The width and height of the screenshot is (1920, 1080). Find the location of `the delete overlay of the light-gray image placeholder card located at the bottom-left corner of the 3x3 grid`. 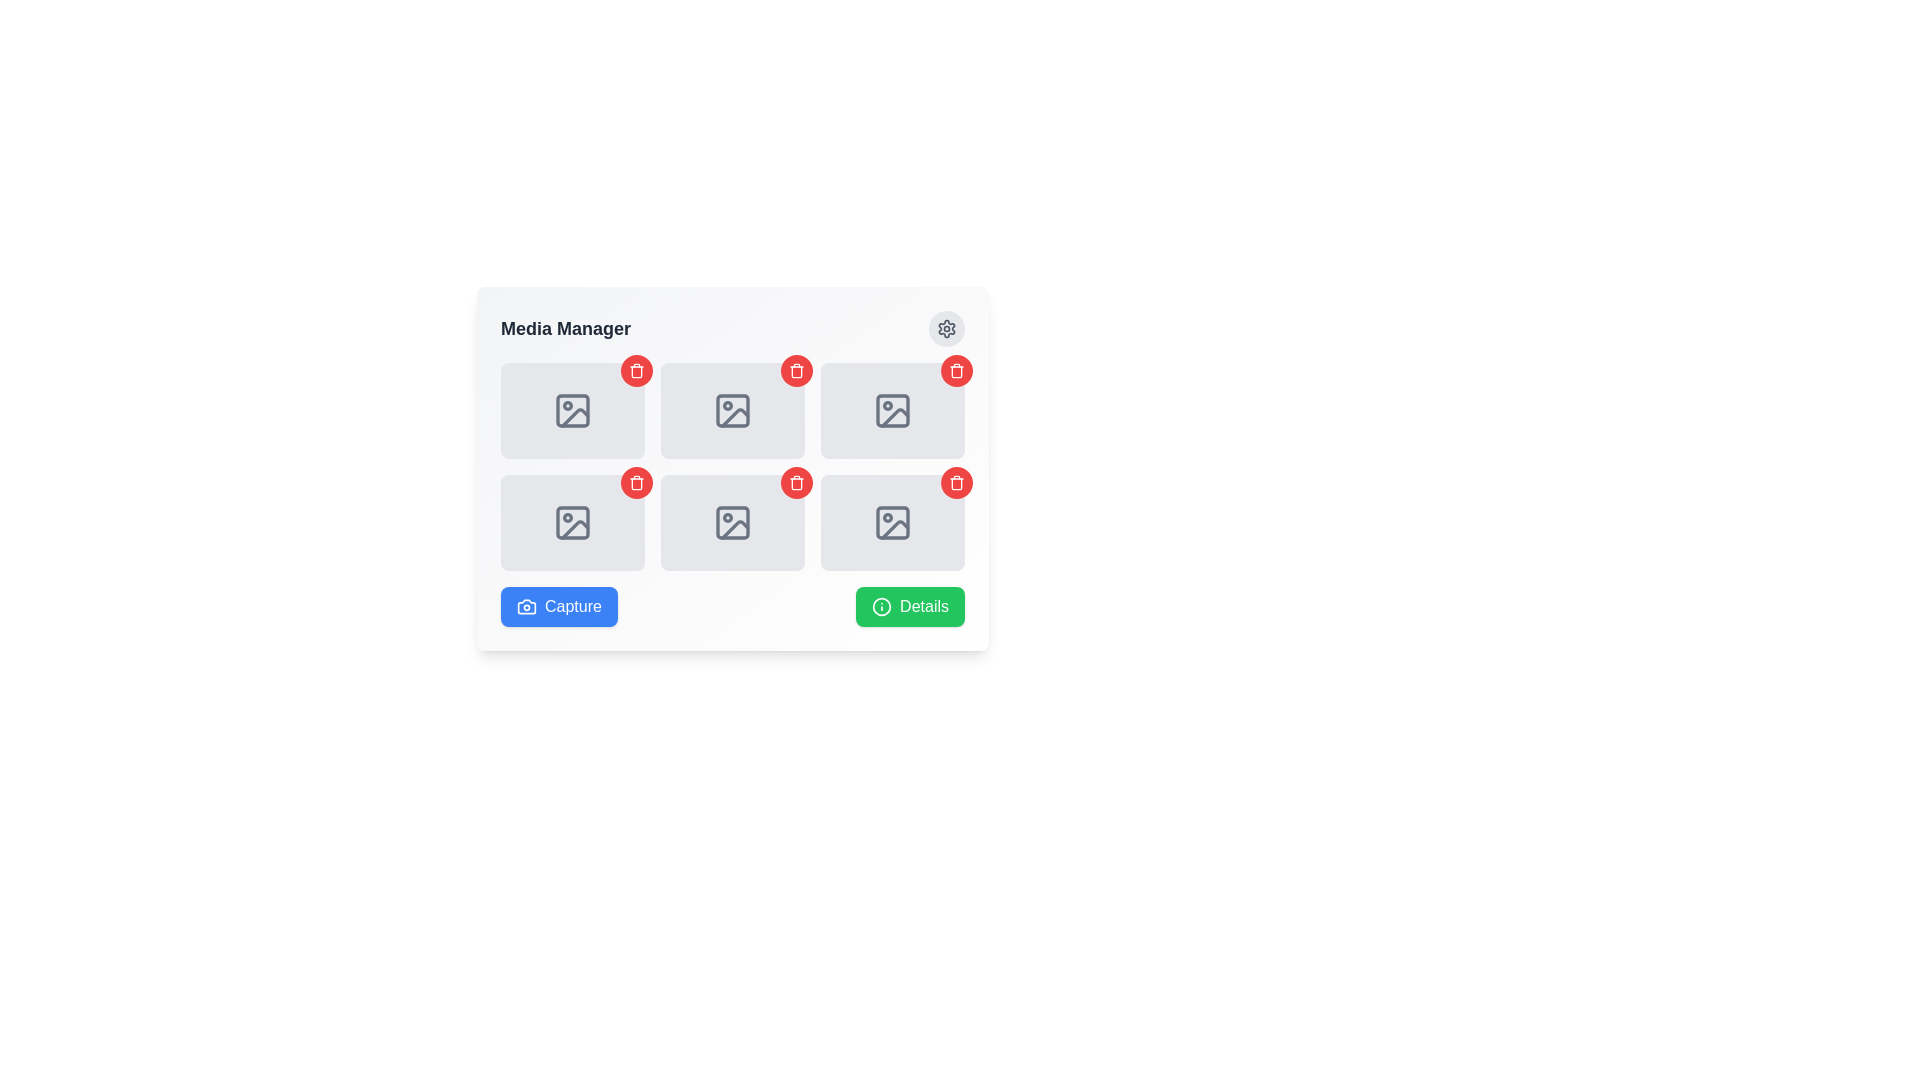

the delete overlay of the light-gray image placeholder card located at the bottom-left corner of the 3x3 grid is located at coordinates (571, 522).